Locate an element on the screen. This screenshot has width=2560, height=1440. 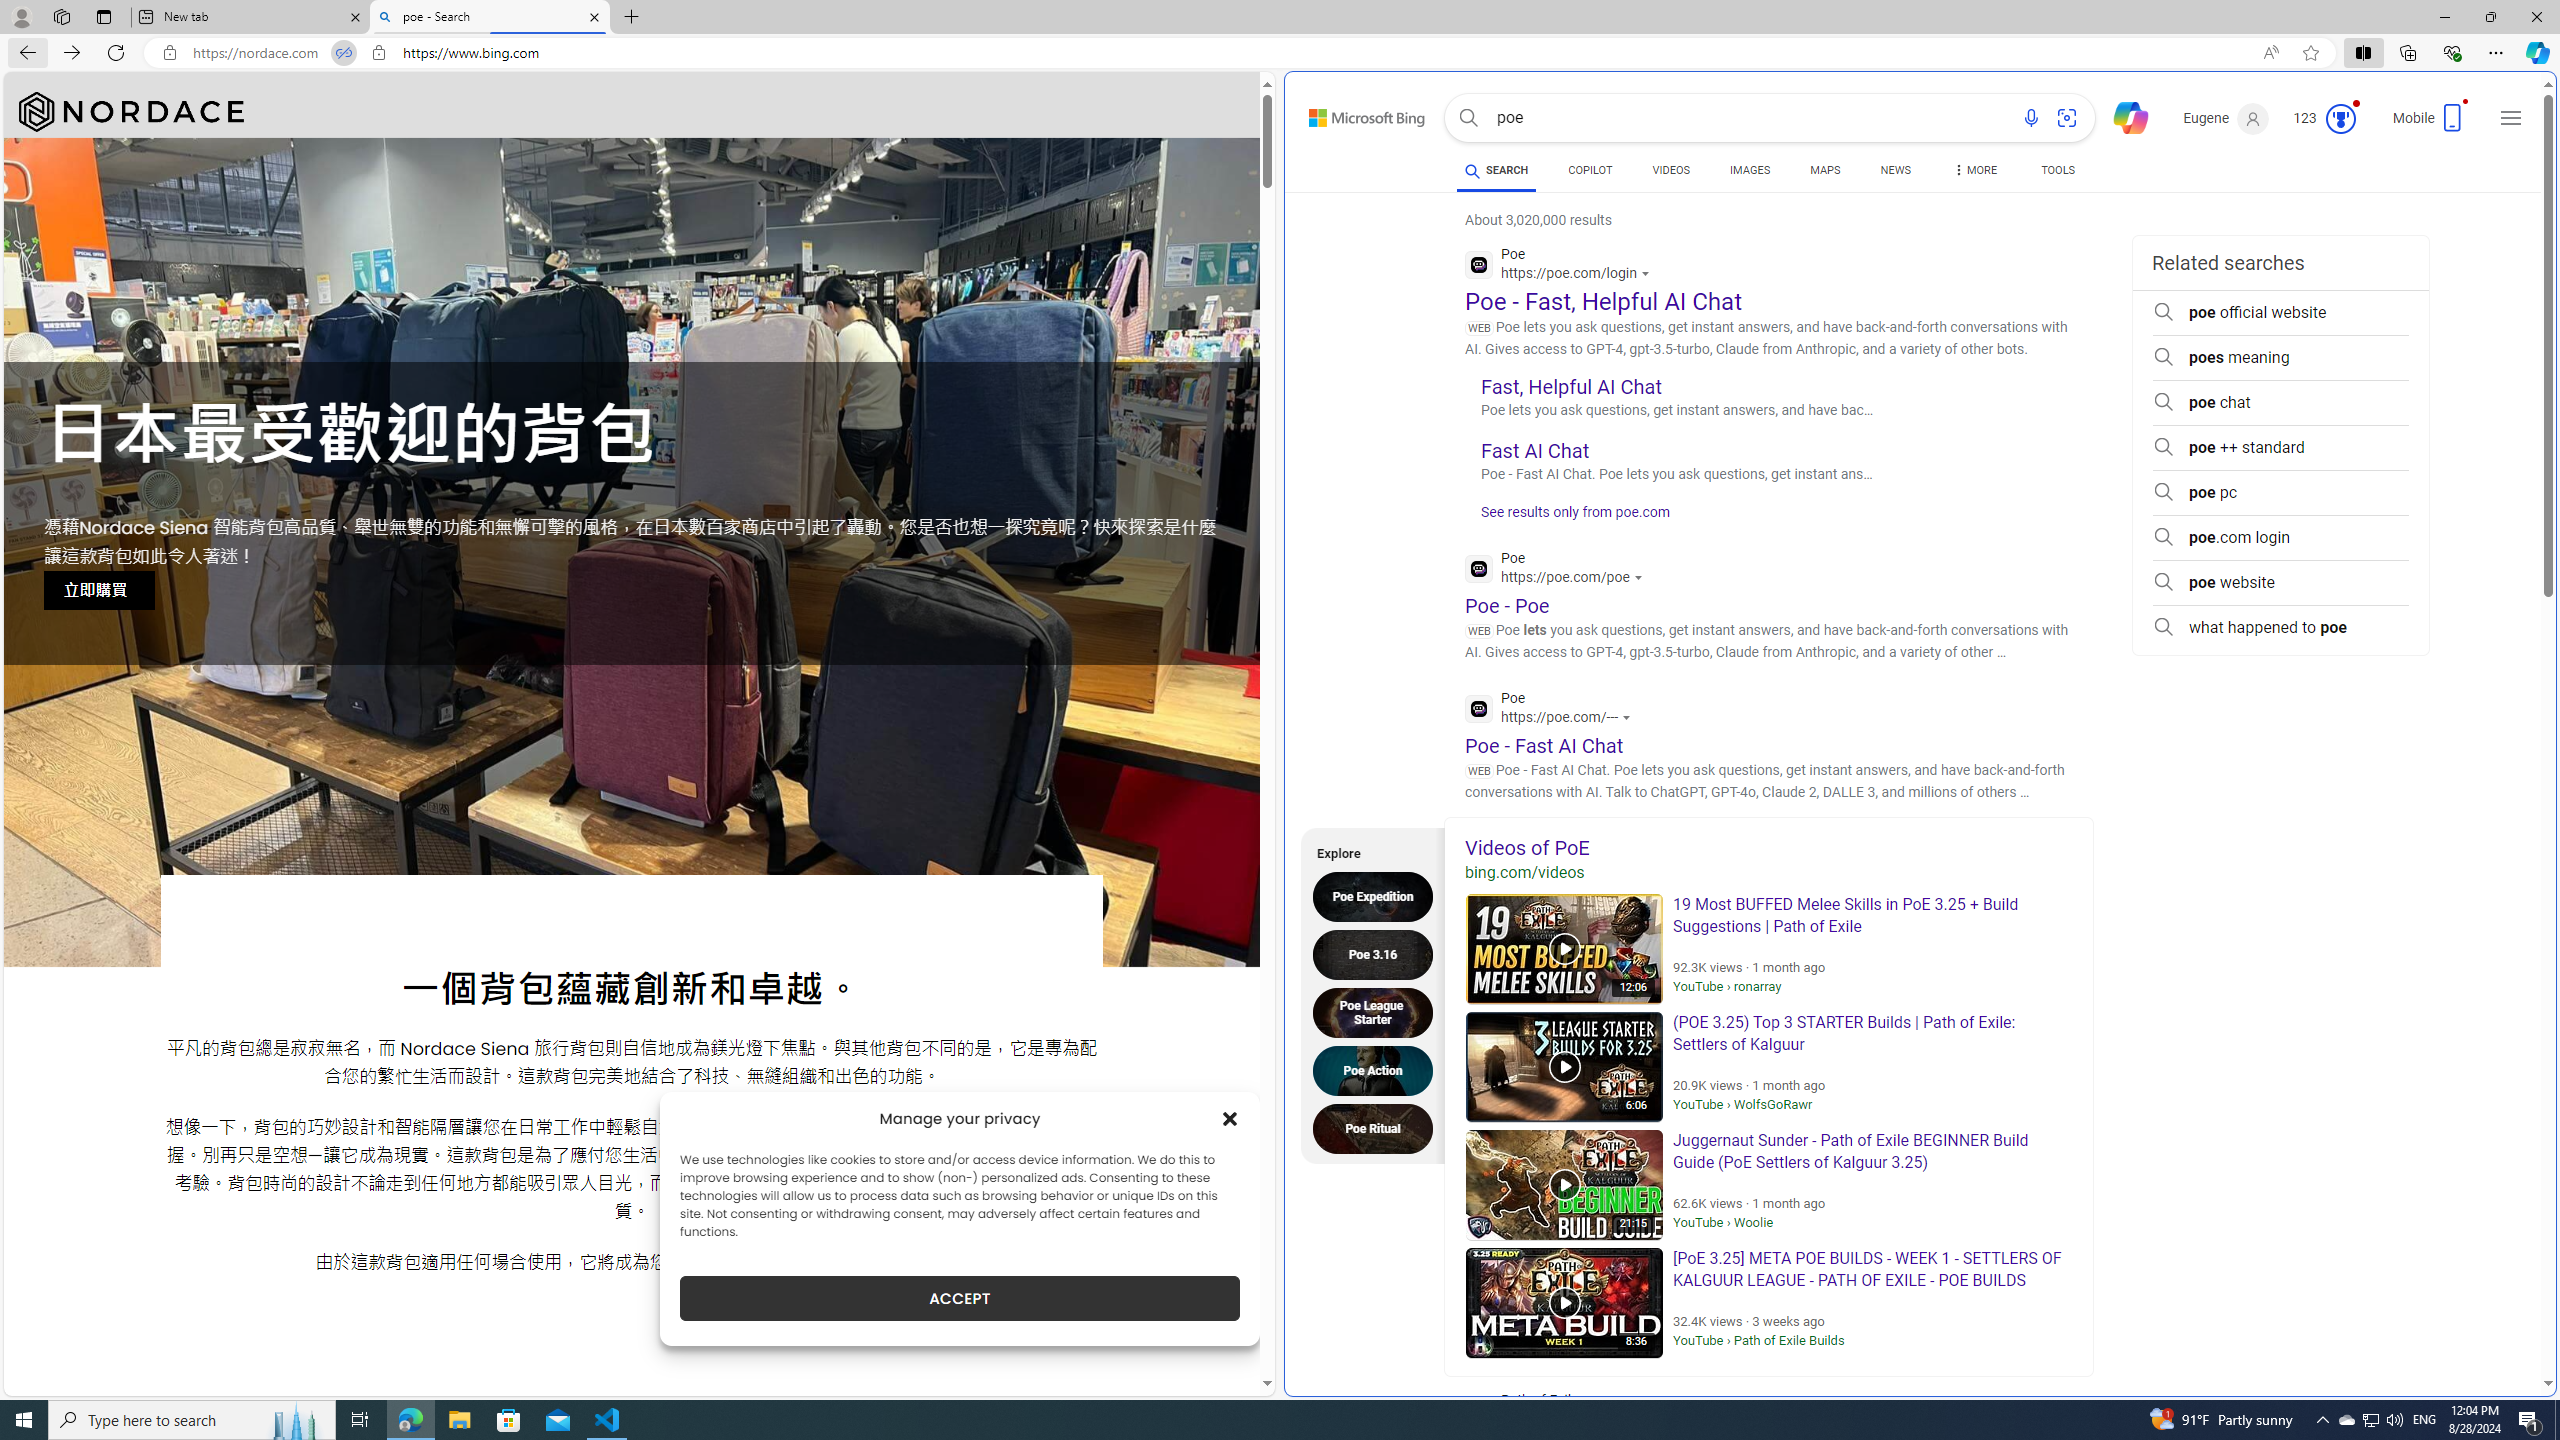
'TOOLS' is located at coordinates (2058, 172).